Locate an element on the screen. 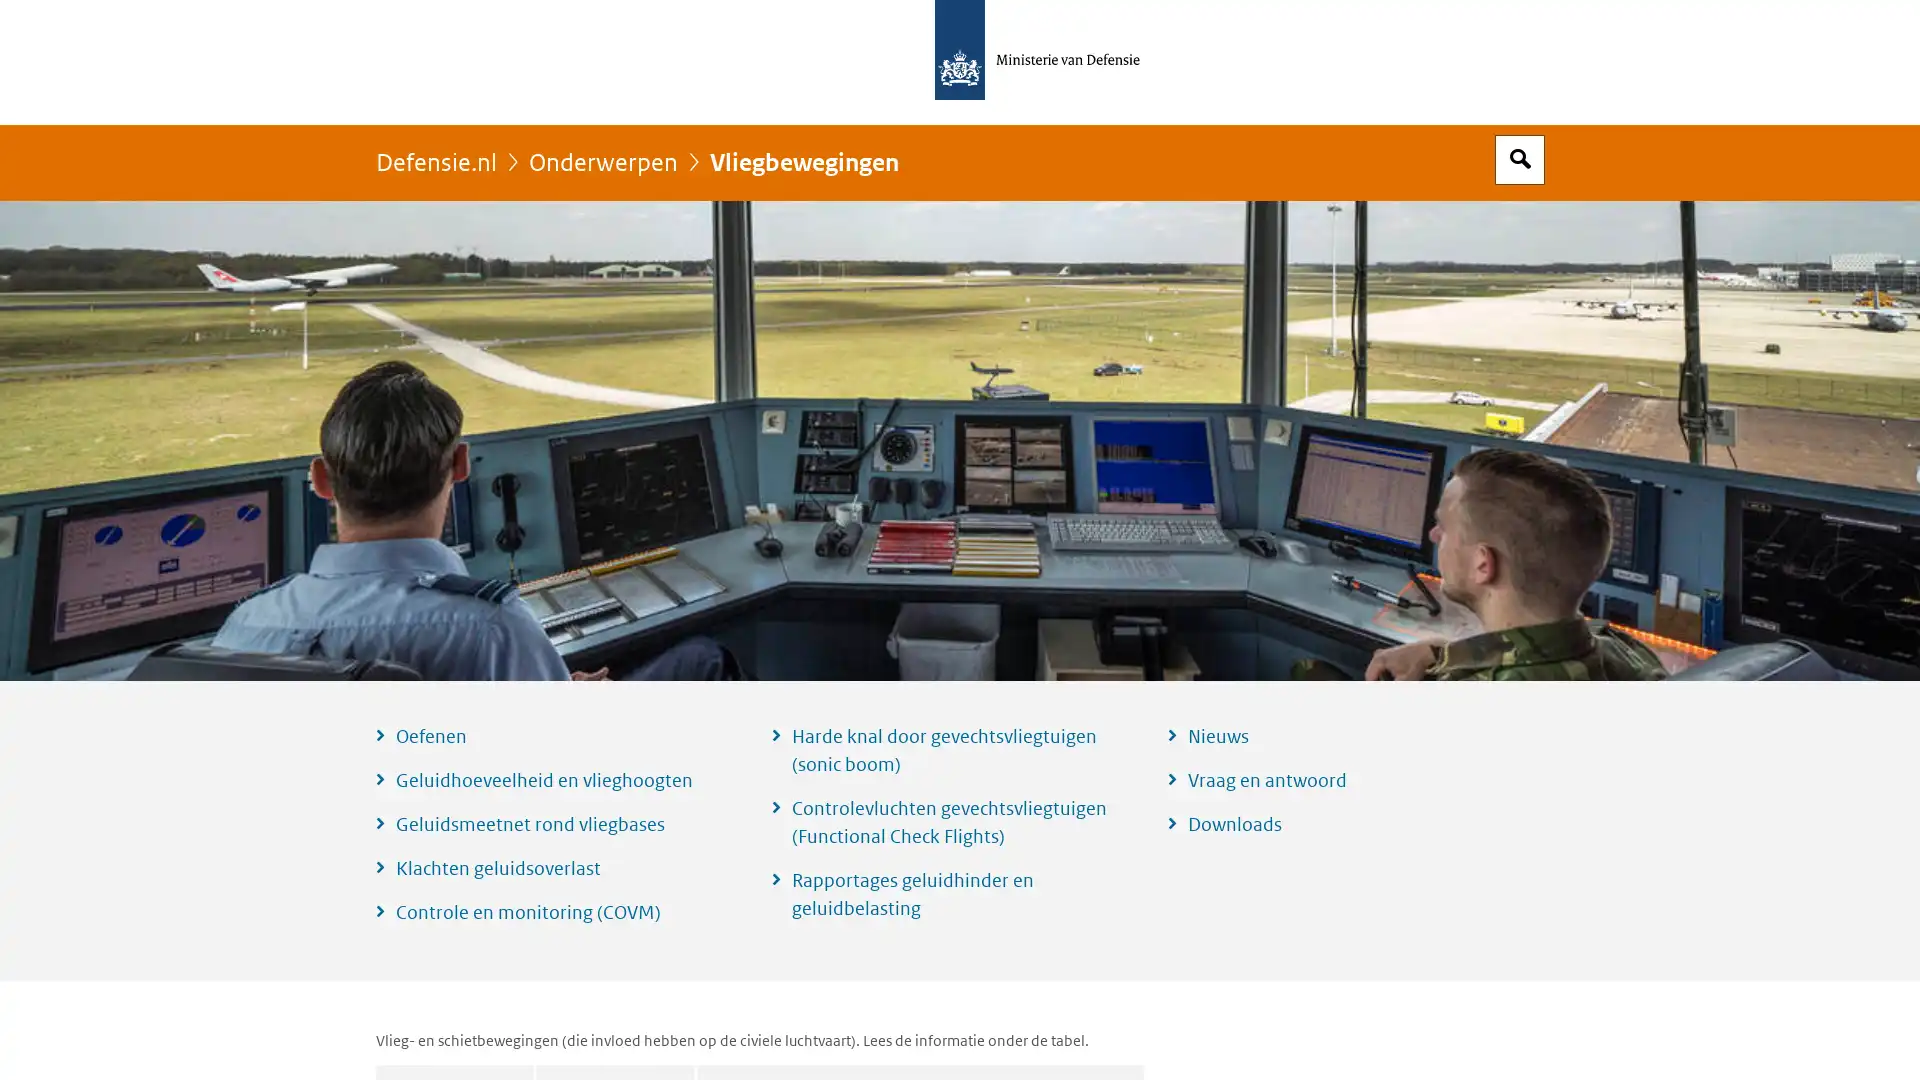 This screenshot has height=1080, width=1920. Open zoekveld is located at coordinates (1520, 158).